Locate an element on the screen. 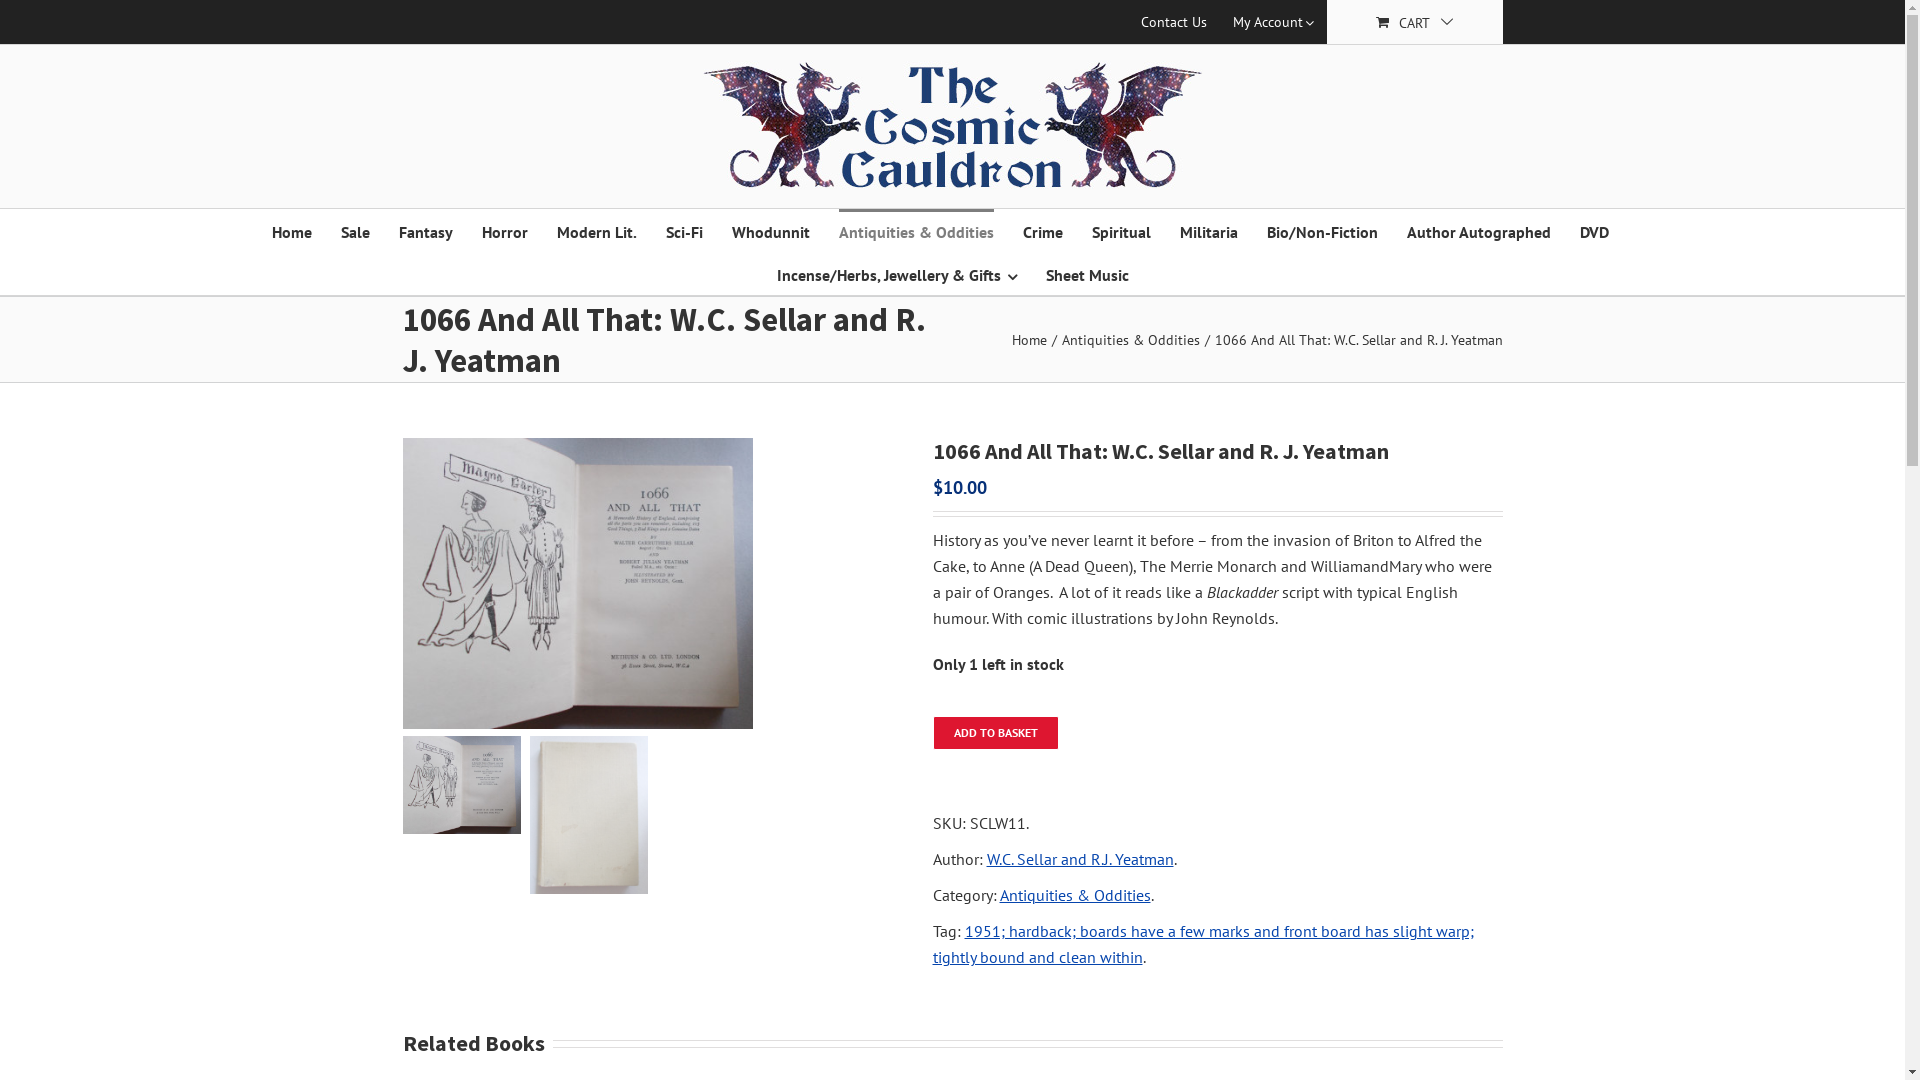 This screenshot has height=1080, width=1920. 'Antiquities & Oddities' is located at coordinates (1074, 893).